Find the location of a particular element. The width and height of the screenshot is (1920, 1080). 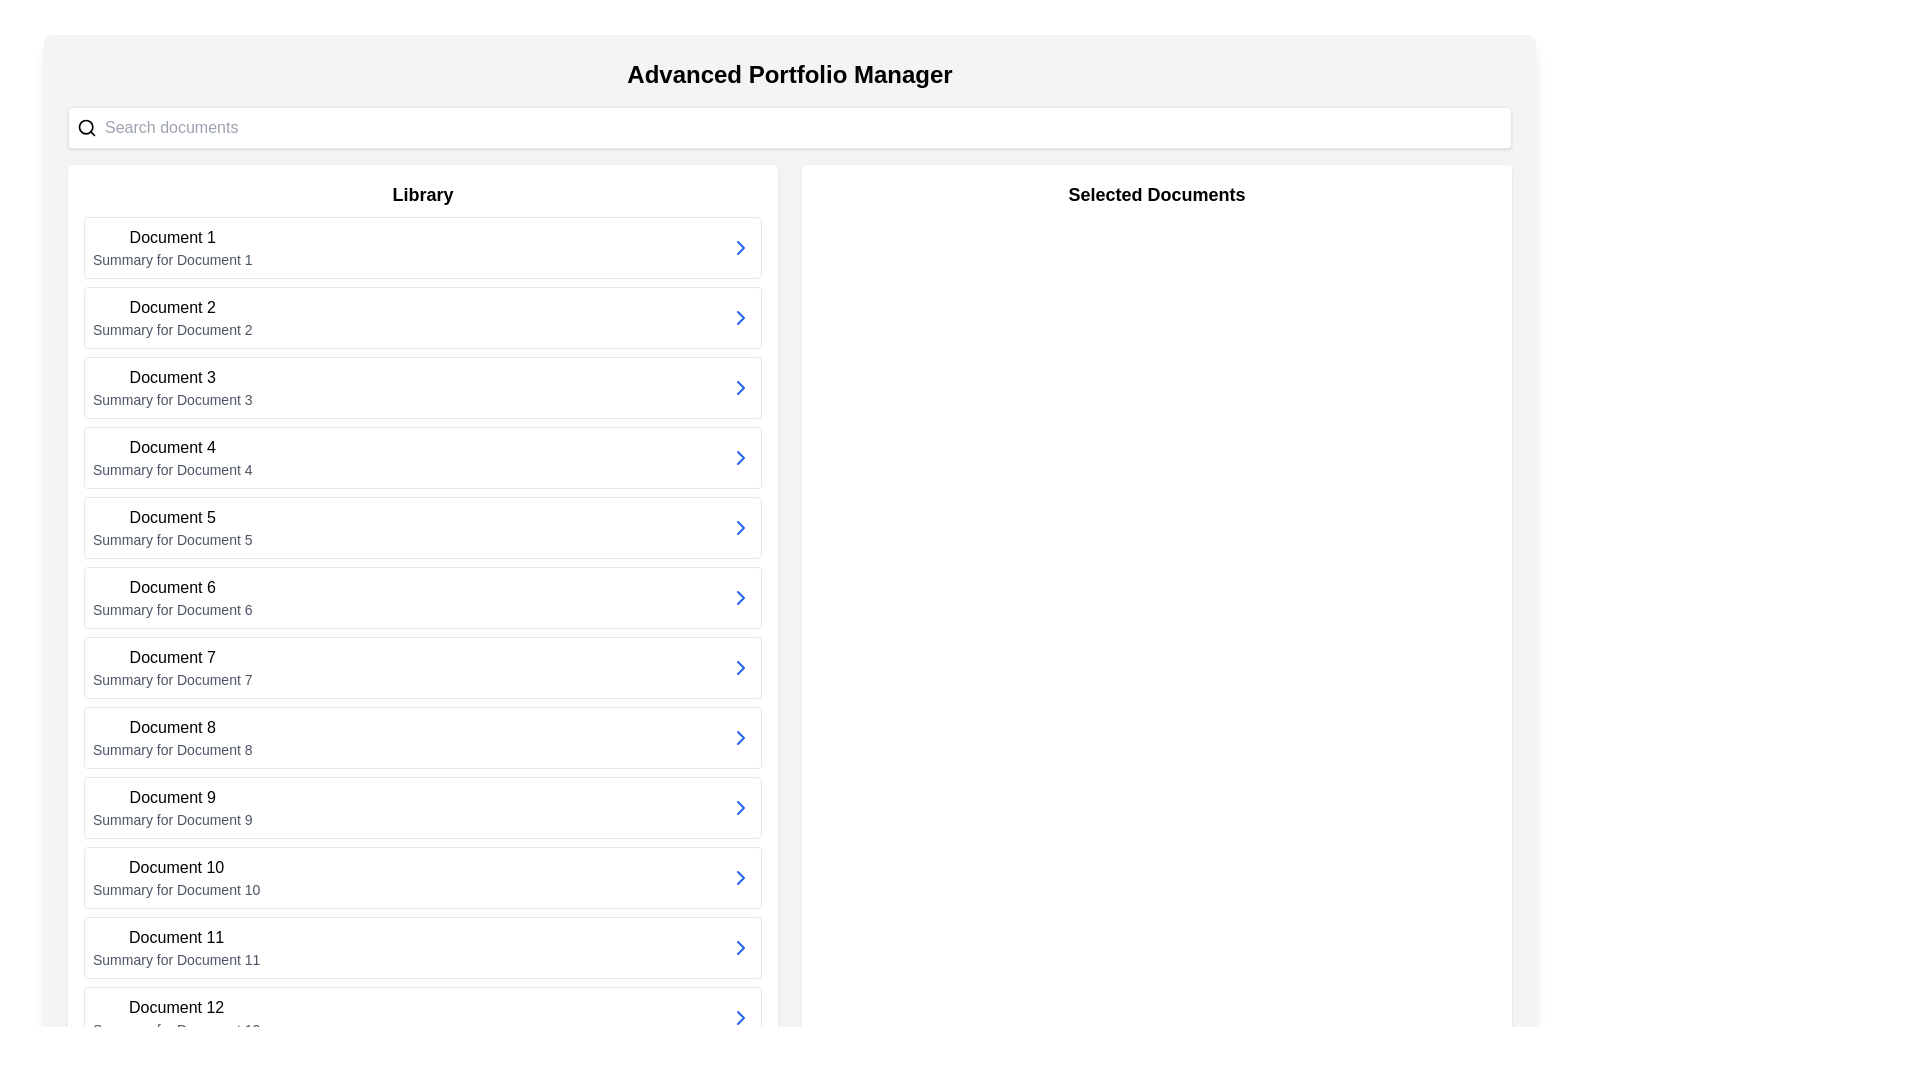

the indicator icon located in the right-hand side of the first document entry in the 'Library' section is located at coordinates (739, 246).